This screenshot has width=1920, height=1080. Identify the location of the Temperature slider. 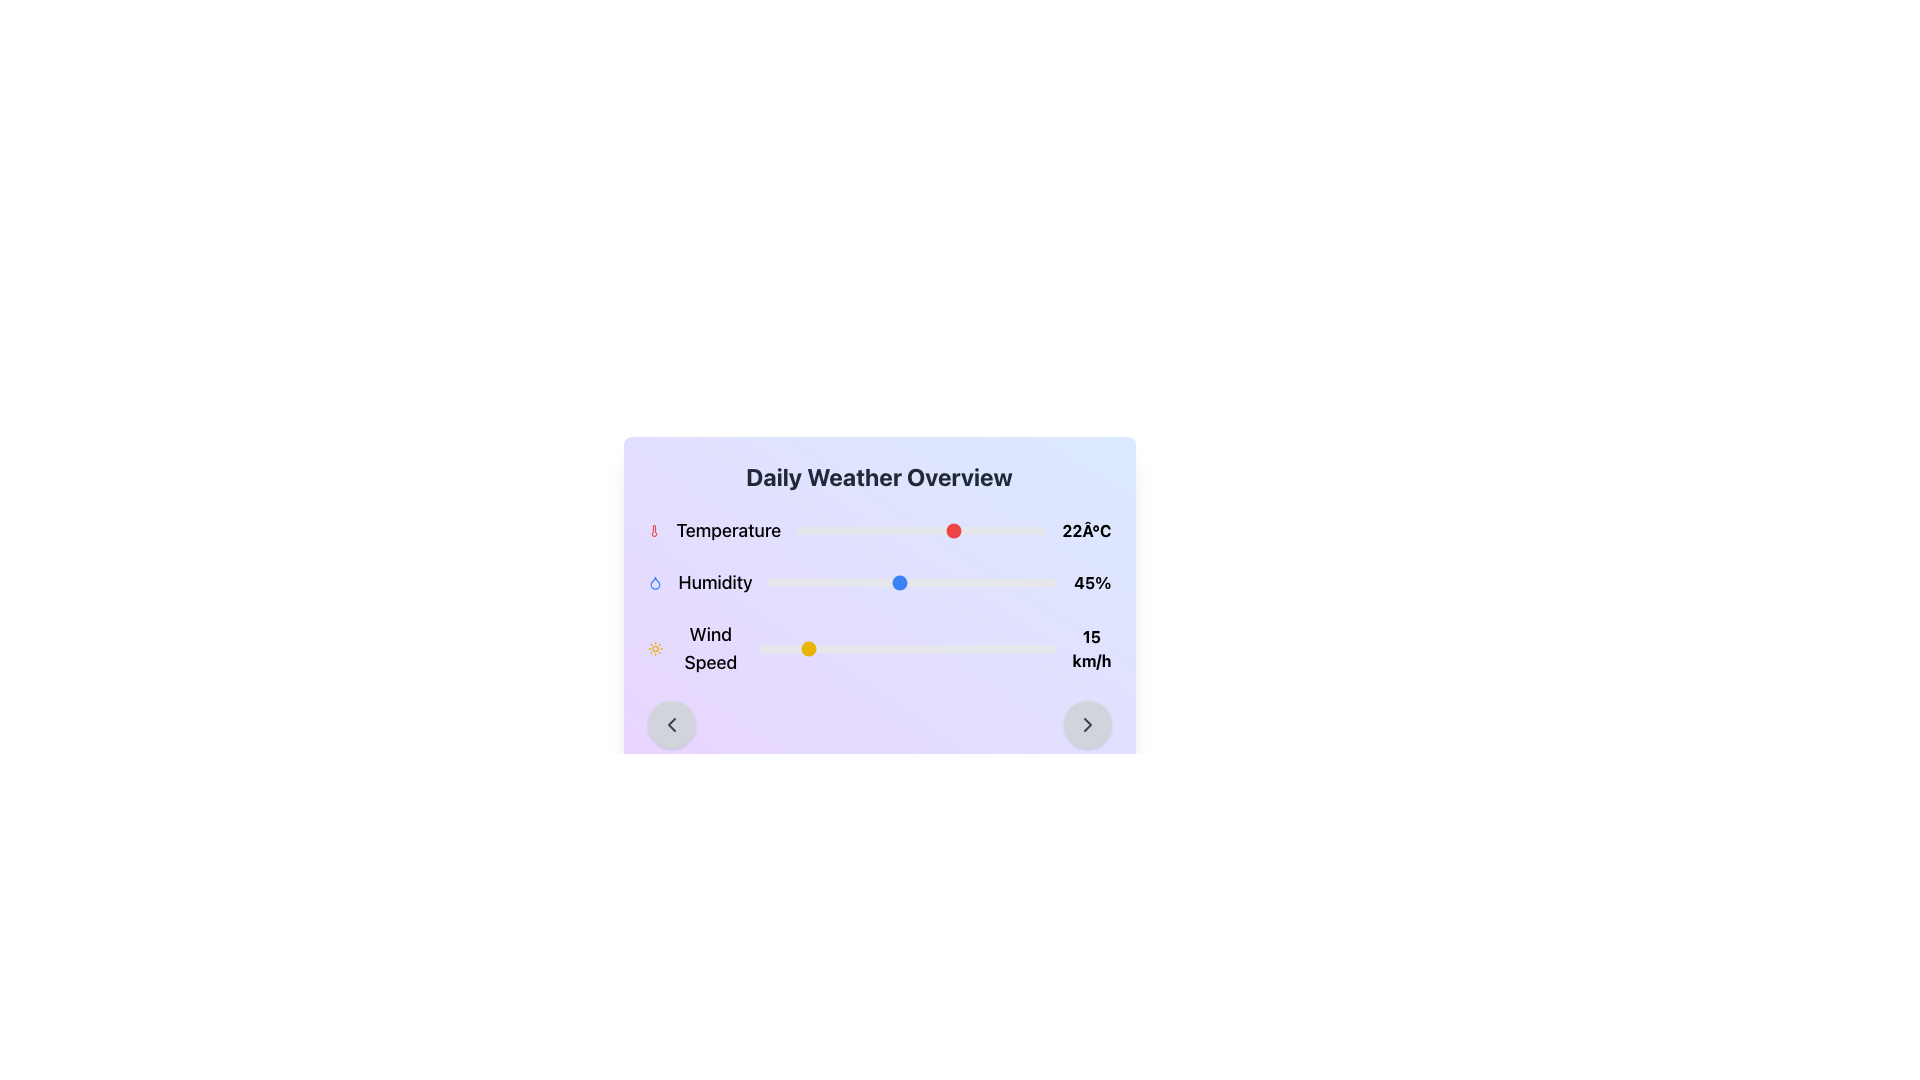
(991, 530).